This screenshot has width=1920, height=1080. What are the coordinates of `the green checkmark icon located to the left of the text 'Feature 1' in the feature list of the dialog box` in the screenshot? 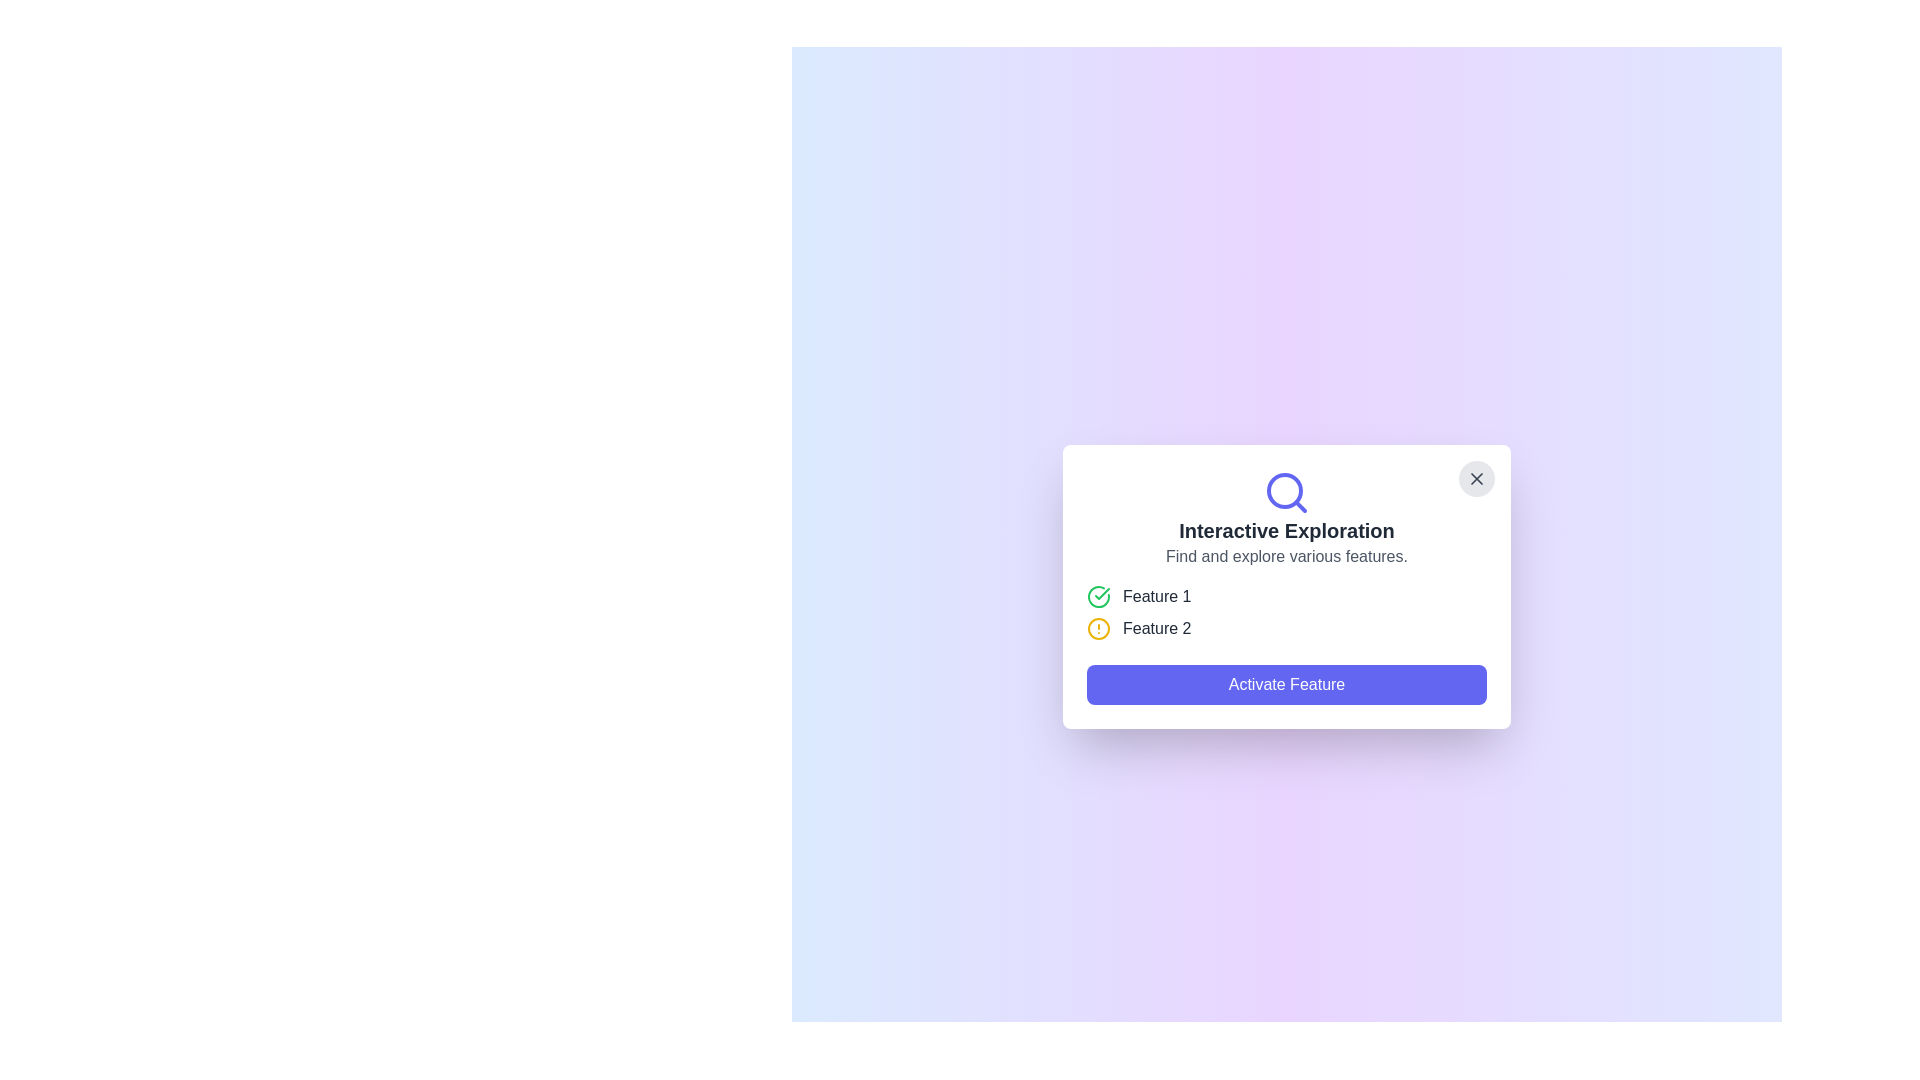 It's located at (1098, 596).